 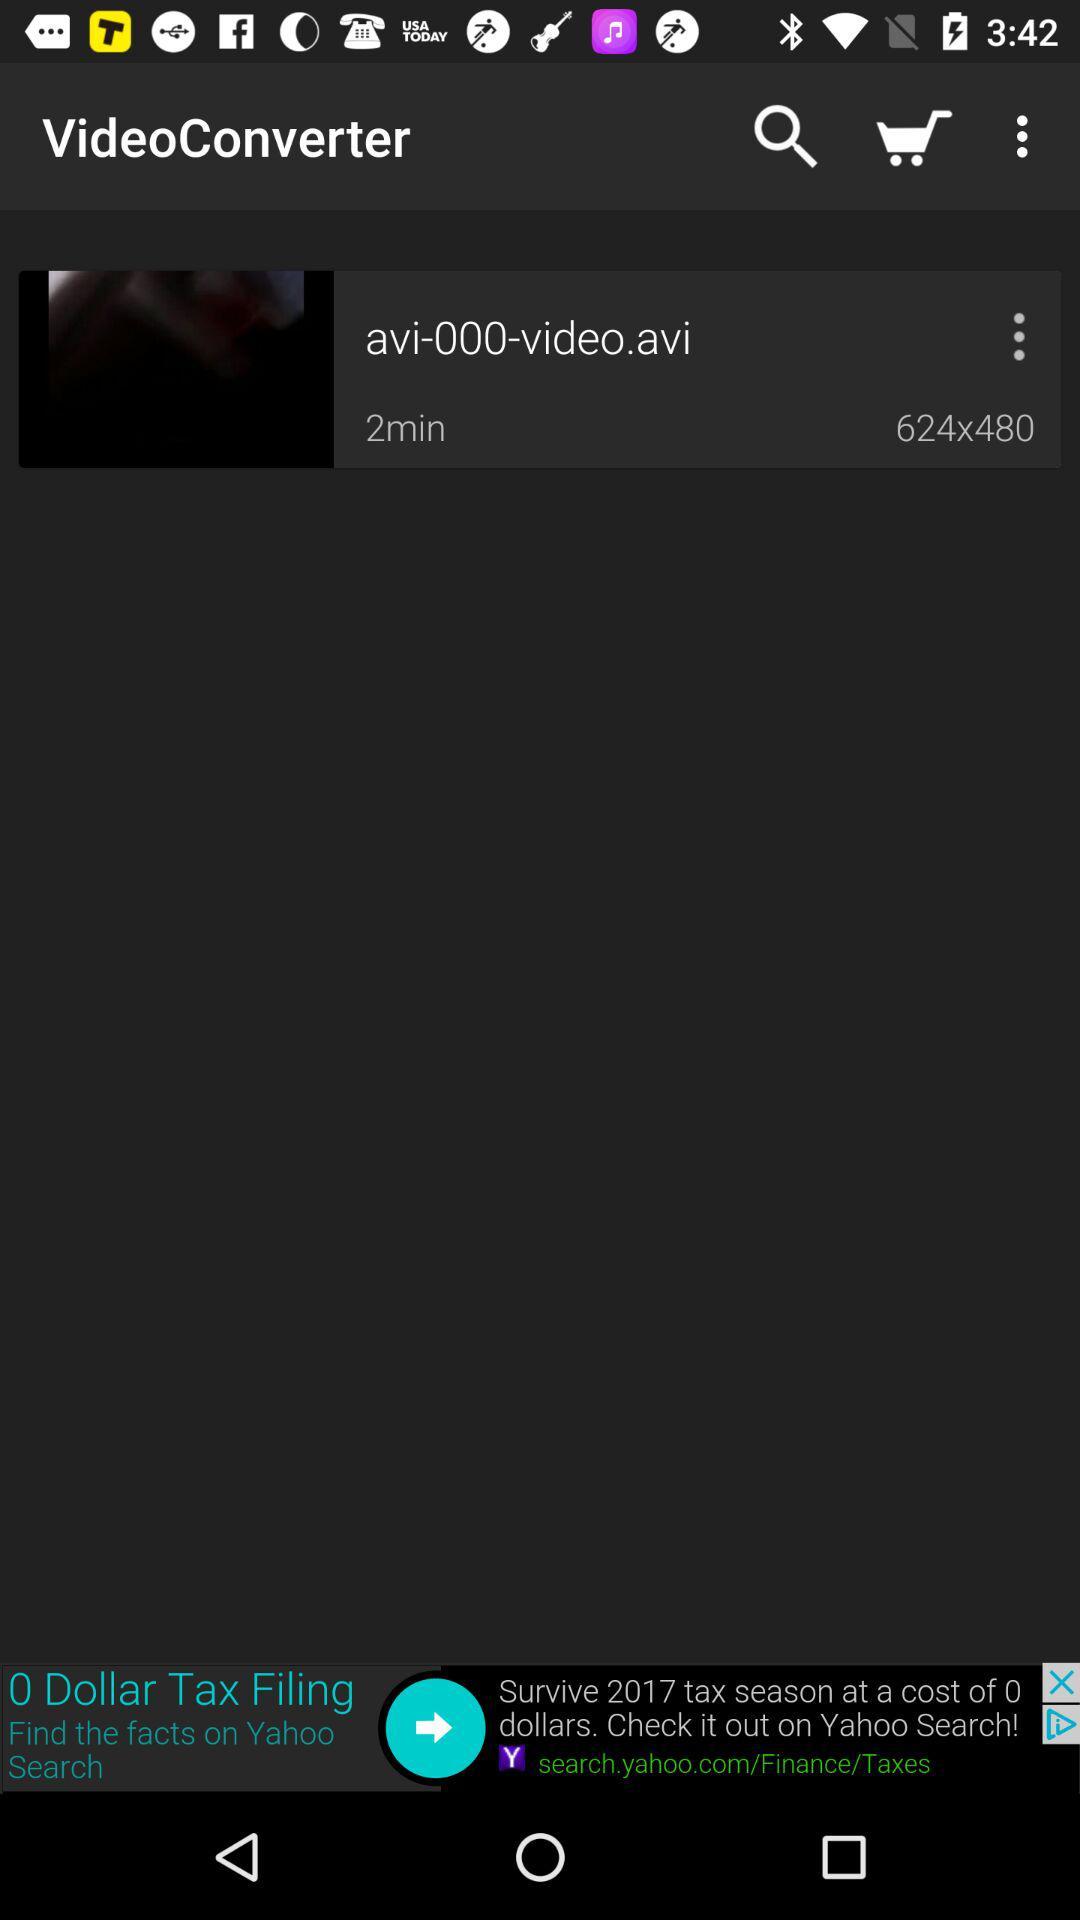 What do you see at coordinates (1019, 336) in the screenshot?
I see `more options` at bounding box center [1019, 336].